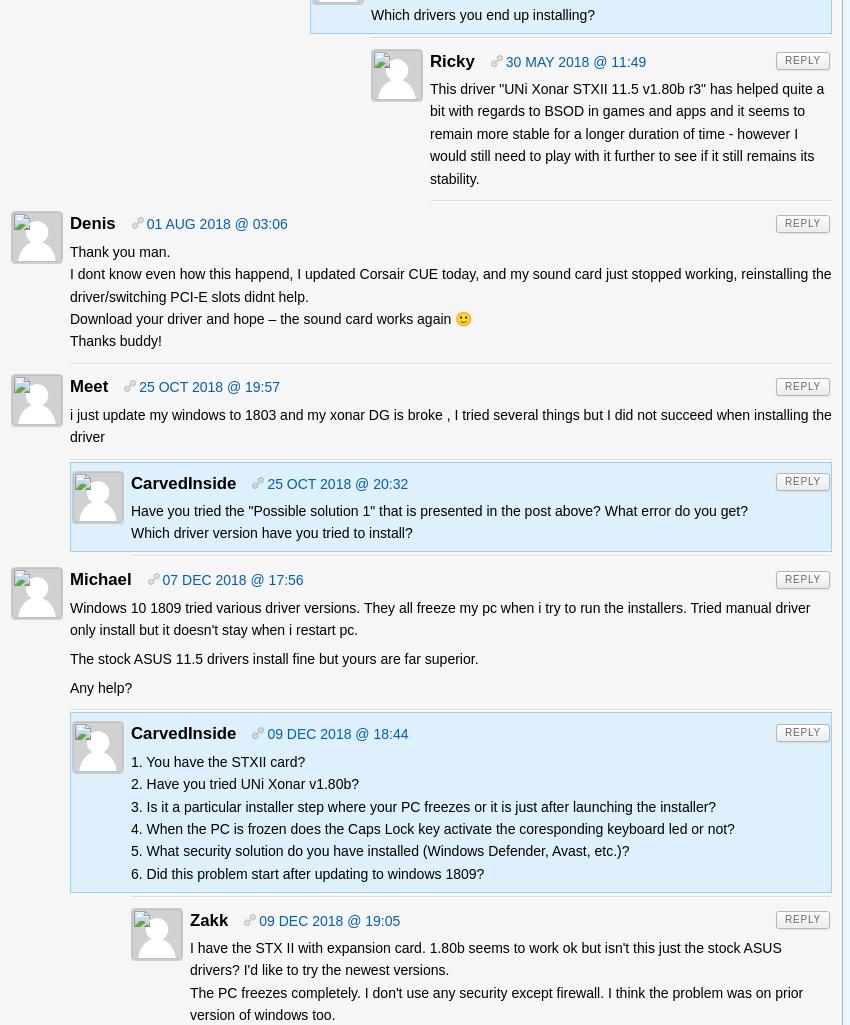 This screenshot has height=1025, width=850. Describe the element at coordinates (337, 482) in the screenshot. I see `'25 Oct 2018 @ 20:32'` at that location.